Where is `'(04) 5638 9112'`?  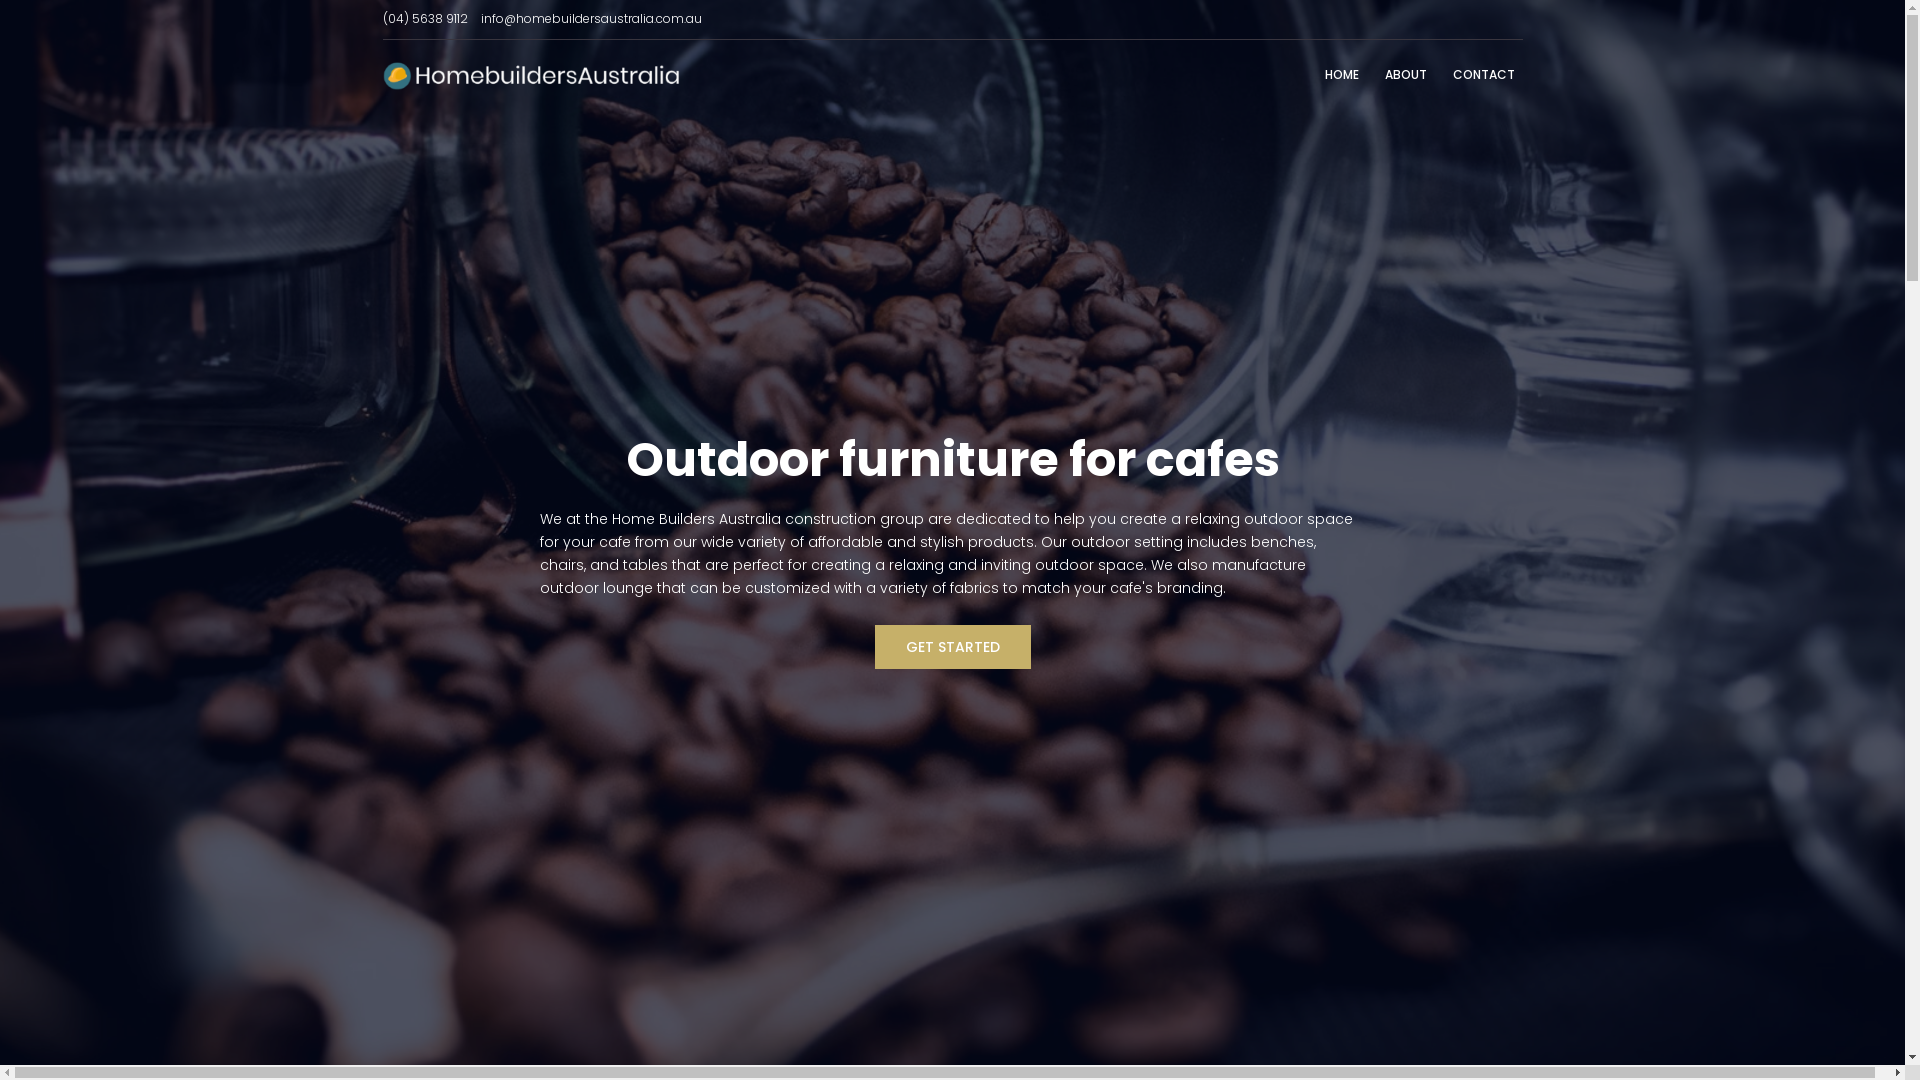 '(04) 5638 9112' is located at coordinates (423, 18).